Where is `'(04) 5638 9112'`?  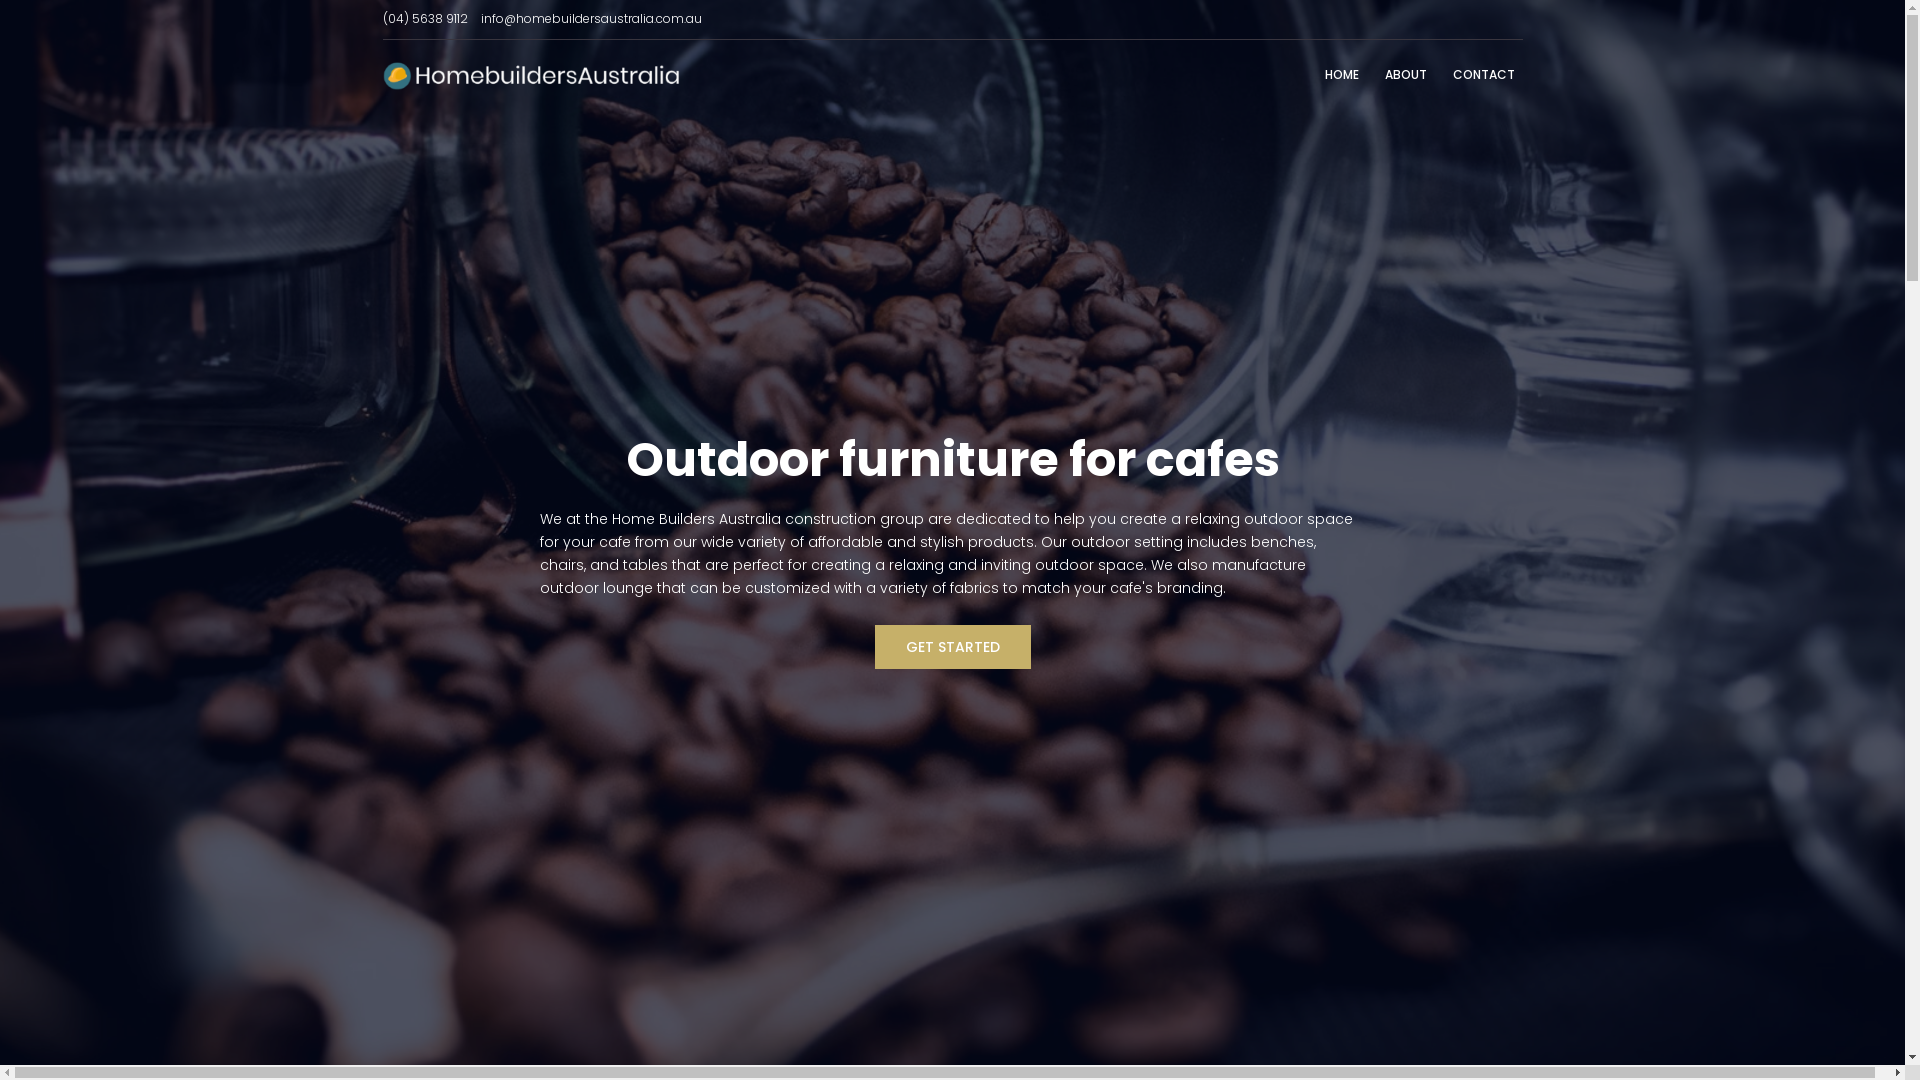 '(04) 5638 9112' is located at coordinates (423, 18).